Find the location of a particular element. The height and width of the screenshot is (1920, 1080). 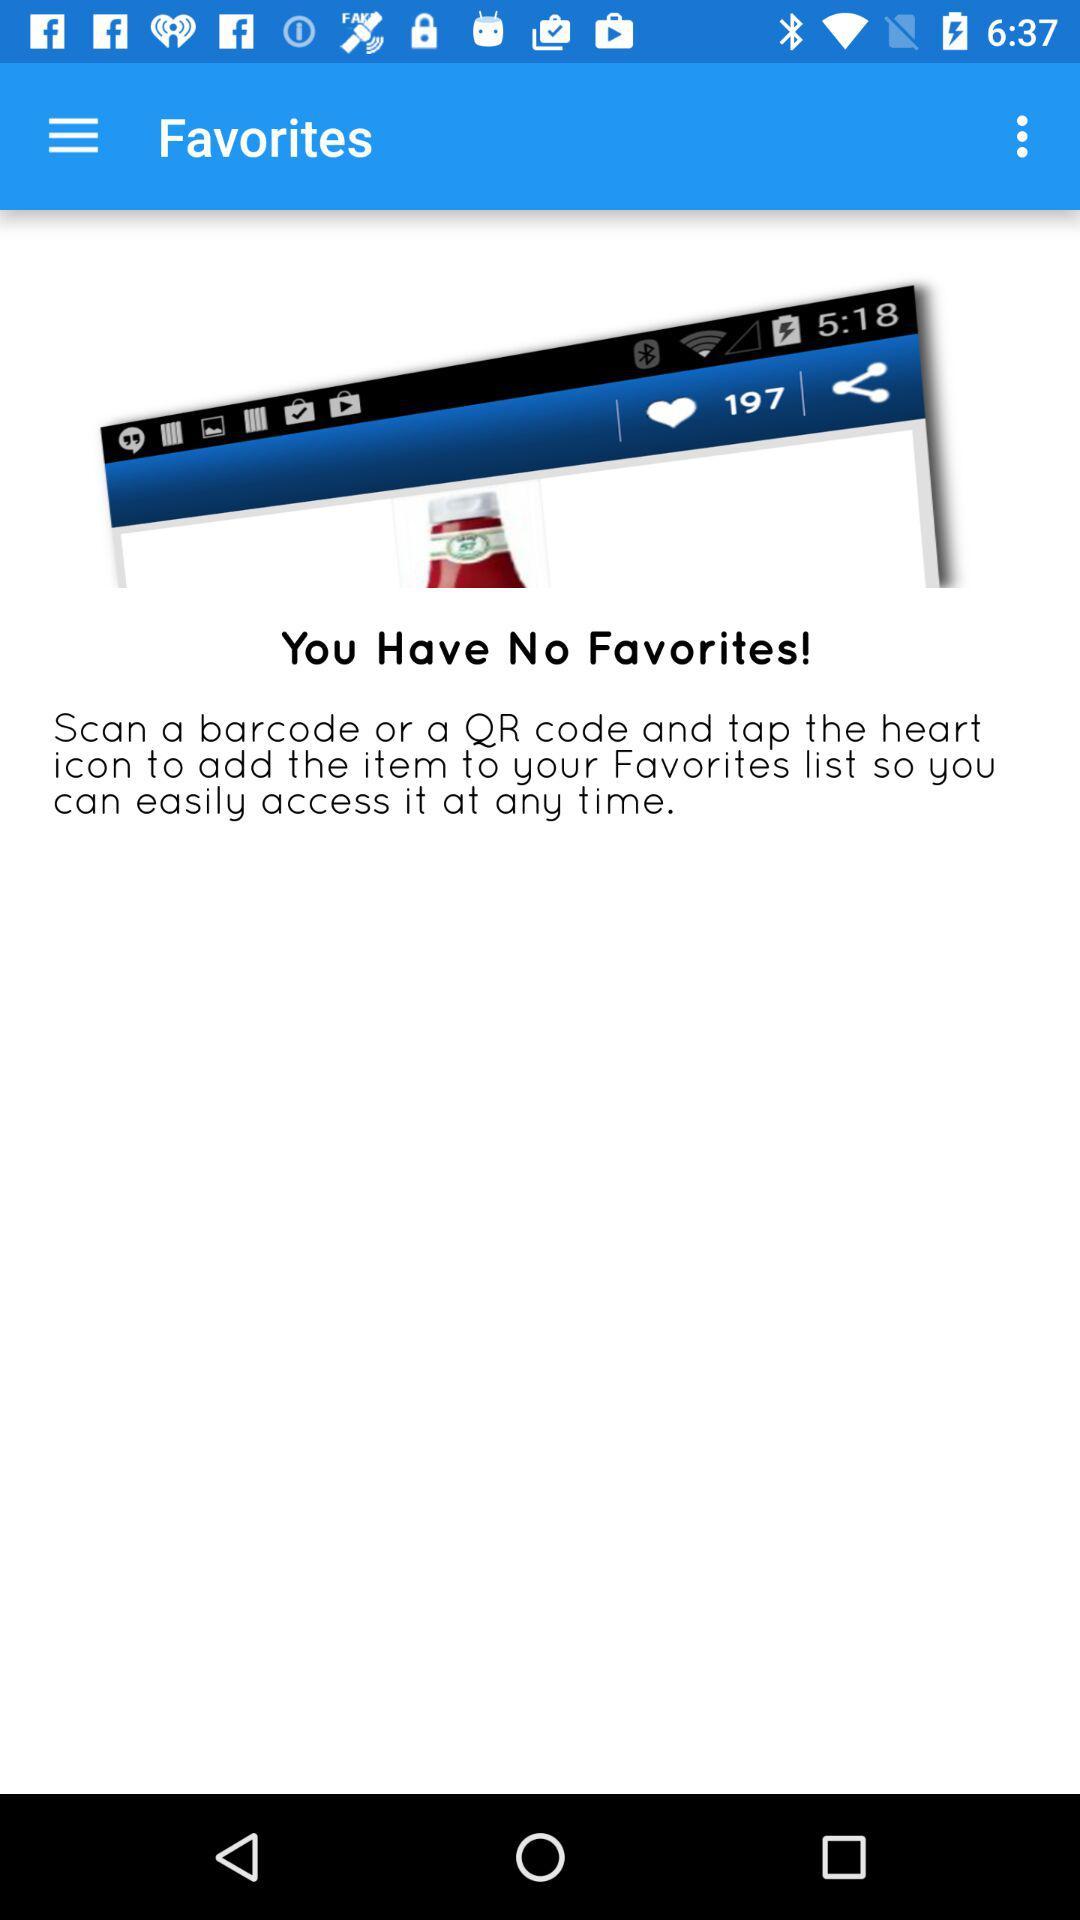

item at the top right corner is located at coordinates (1027, 135).